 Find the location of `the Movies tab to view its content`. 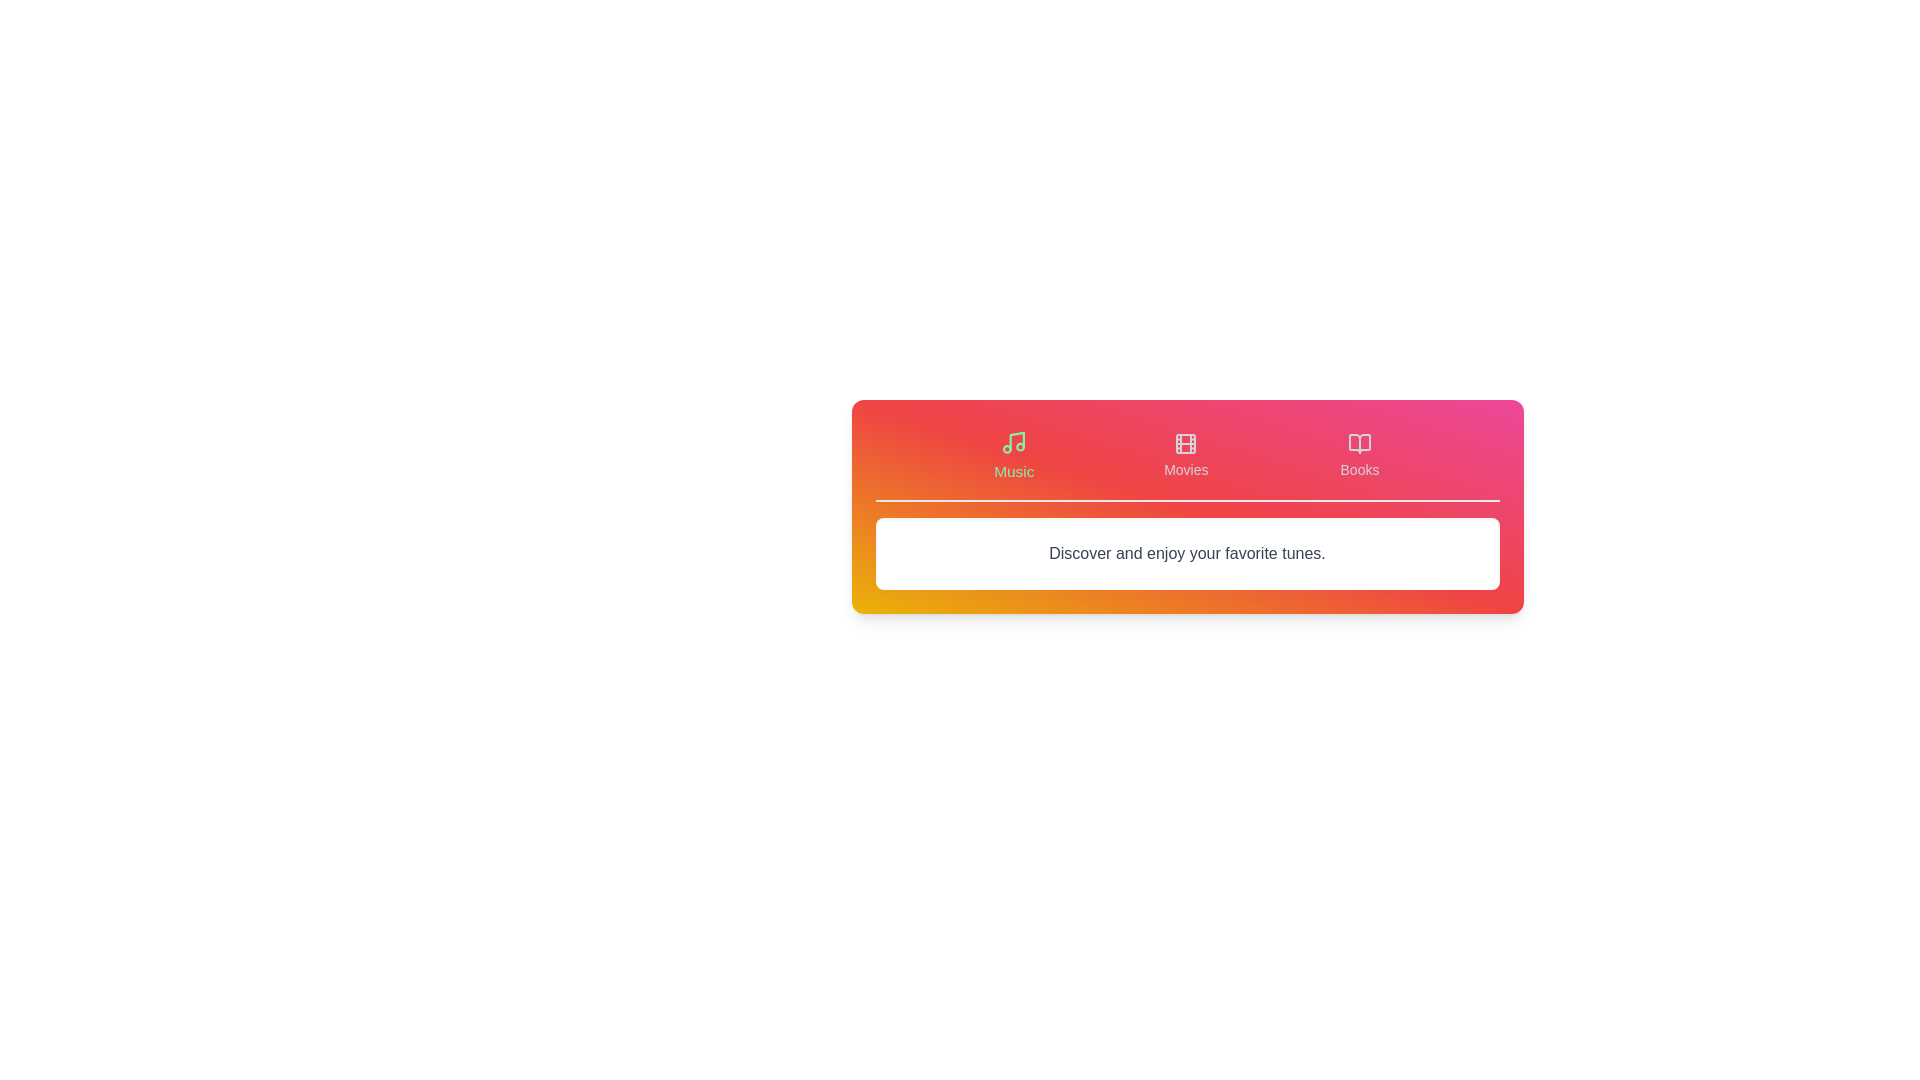

the Movies tab to view its content is located at coordinates (1185, 455).